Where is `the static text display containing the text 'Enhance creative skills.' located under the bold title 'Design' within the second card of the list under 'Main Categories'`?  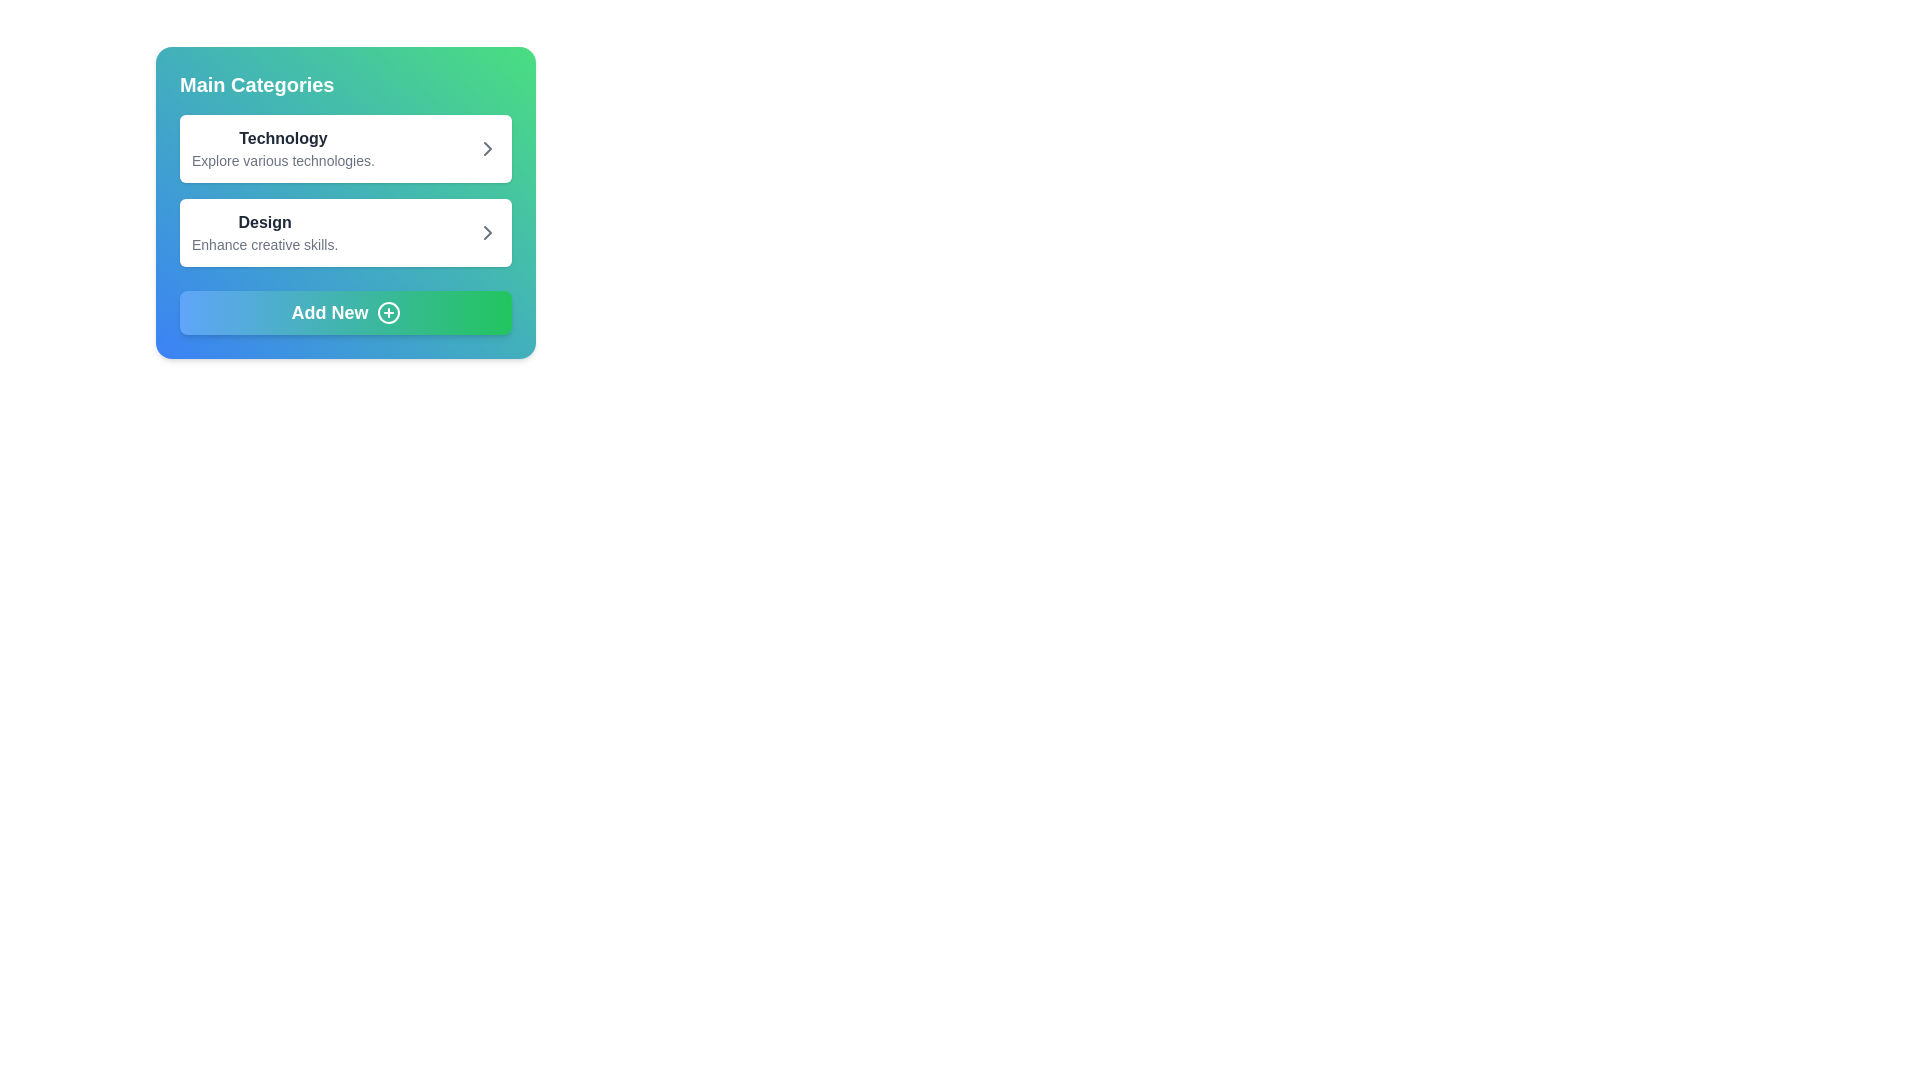 the static text display containing the text 'Enhance creative skills.' located under the bold title 'Design' within the second card of the list under 'Main Categories' is located at coordinates (264, 244).